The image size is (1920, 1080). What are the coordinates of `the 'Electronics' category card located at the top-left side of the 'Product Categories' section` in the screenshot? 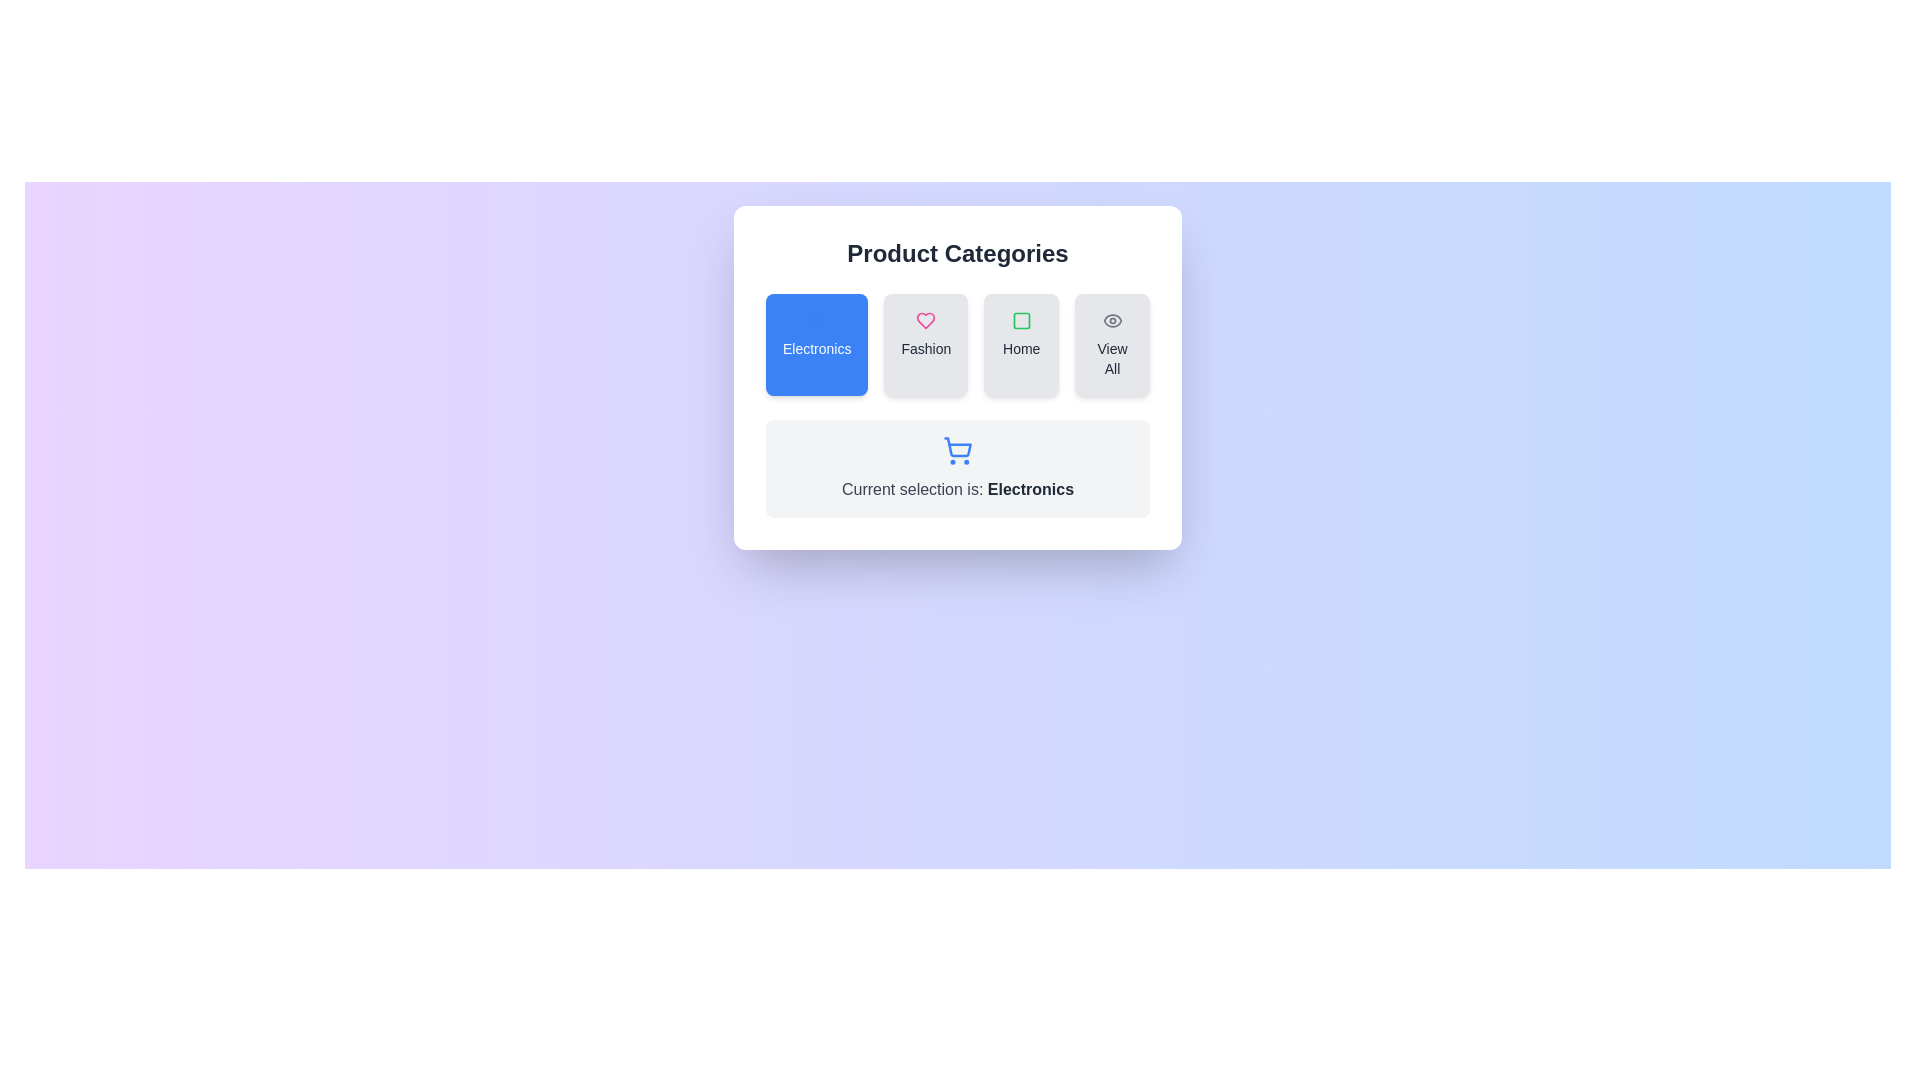 It's located at (816, 343).